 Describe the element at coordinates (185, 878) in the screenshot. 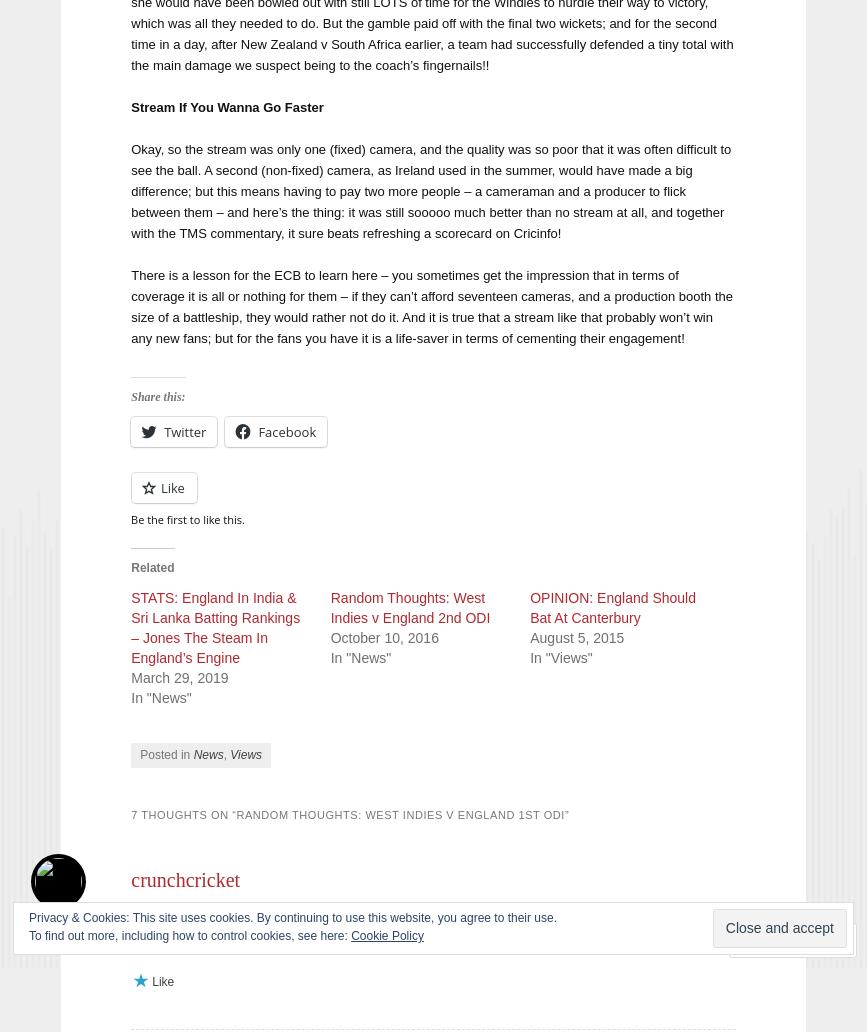

I see `'crunchcricket'` at that location.